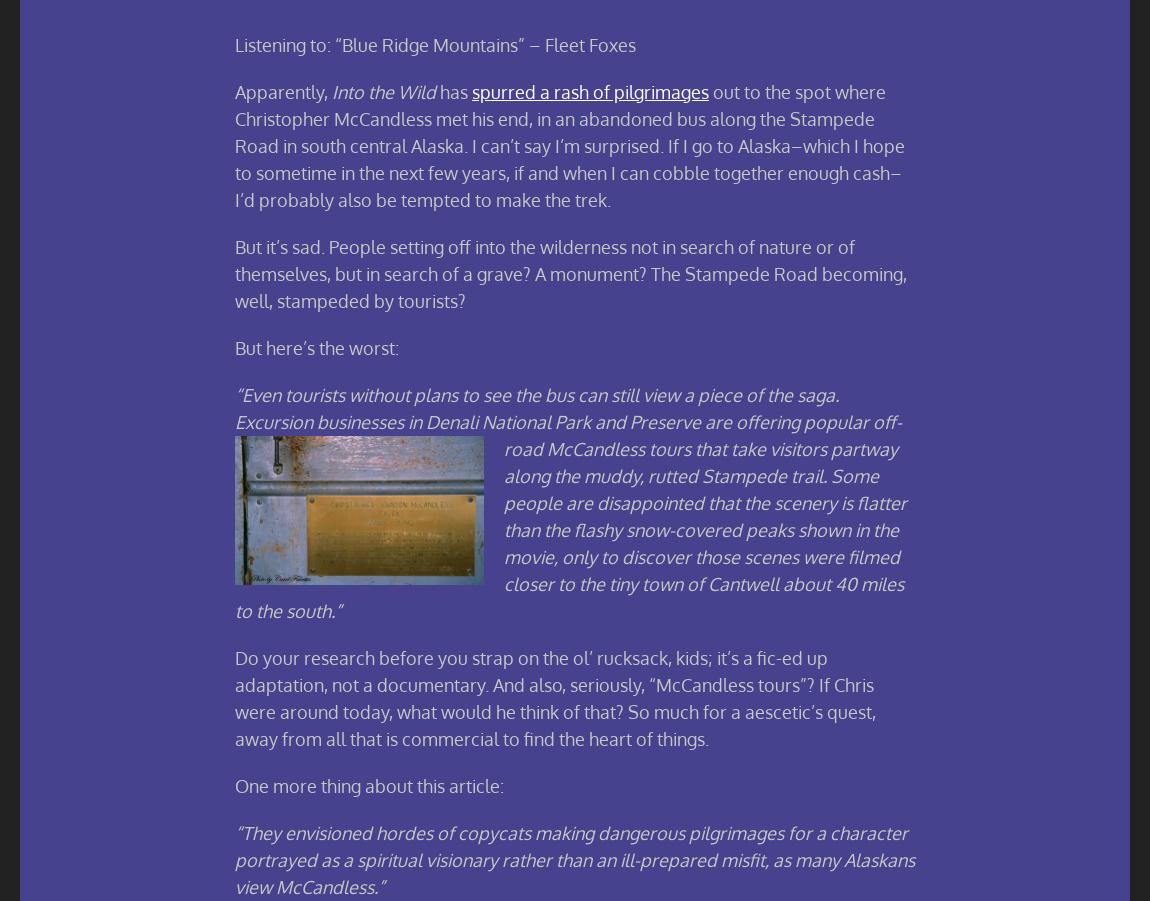 The height and width of the screenshot is (901, 1150). I want to click on 'Do your research before you strap on the ol’ rucksack, kids; it’s a fic-ed up adaptation, not a documentary. And also, seriously, “McCandless tours”? If Chris were around today, what would he think of that? So much for a aescetic’s quest, away from all that is commercial to find the heart of things.', so click(555, 697).